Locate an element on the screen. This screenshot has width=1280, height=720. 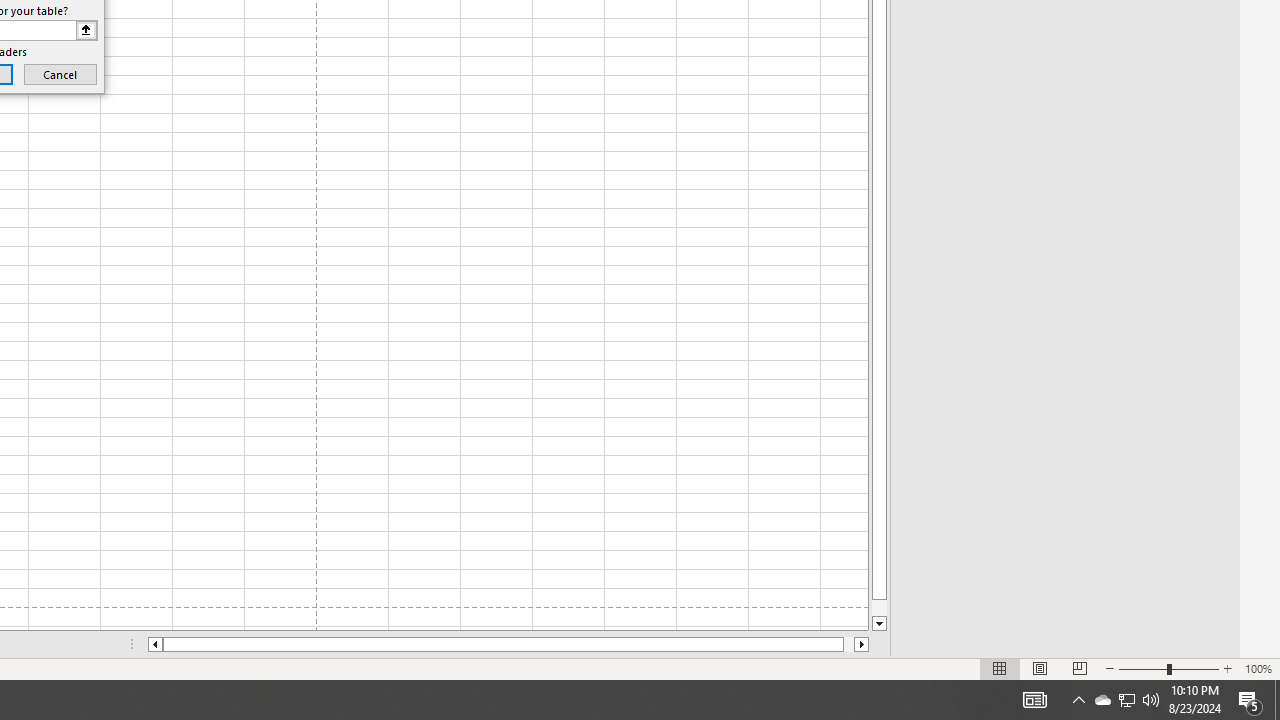
'Column right' is located at coordinates (862, 644).